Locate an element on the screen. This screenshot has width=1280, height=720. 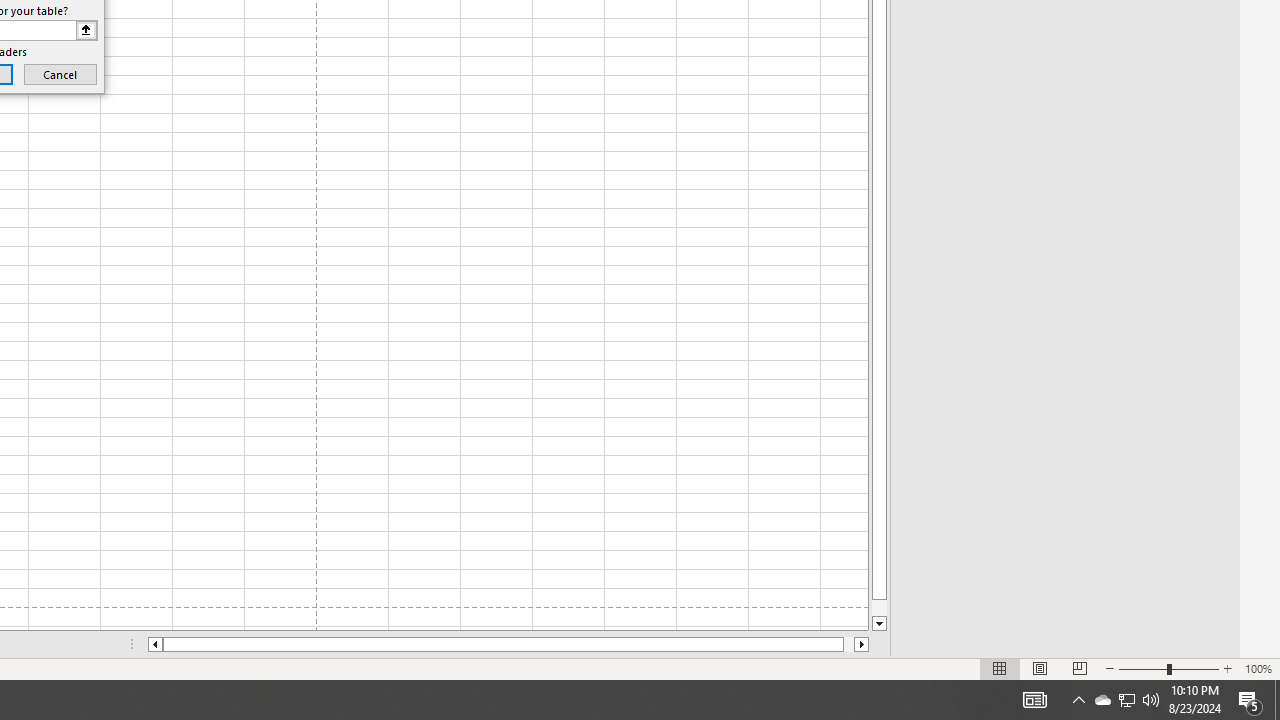
'Column right' is located at coordinates (862, 644).